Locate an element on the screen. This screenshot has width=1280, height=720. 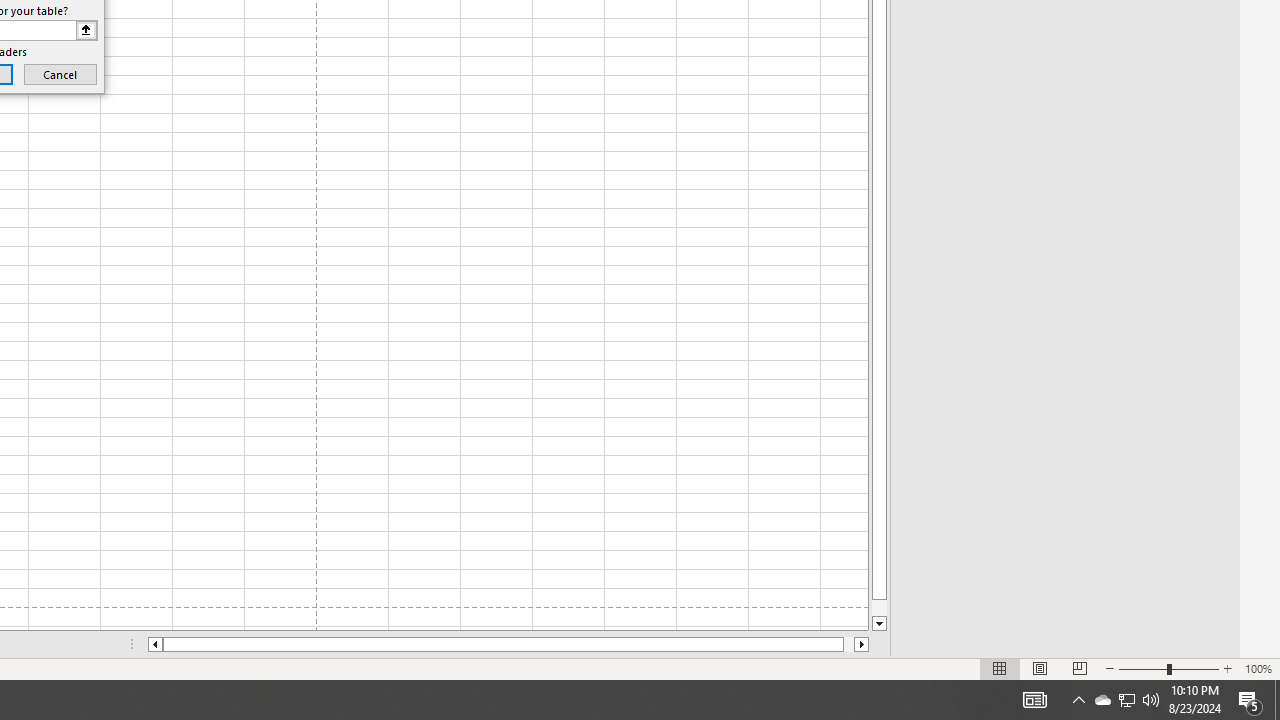
'Column right' is located at coordinates (862, 644).